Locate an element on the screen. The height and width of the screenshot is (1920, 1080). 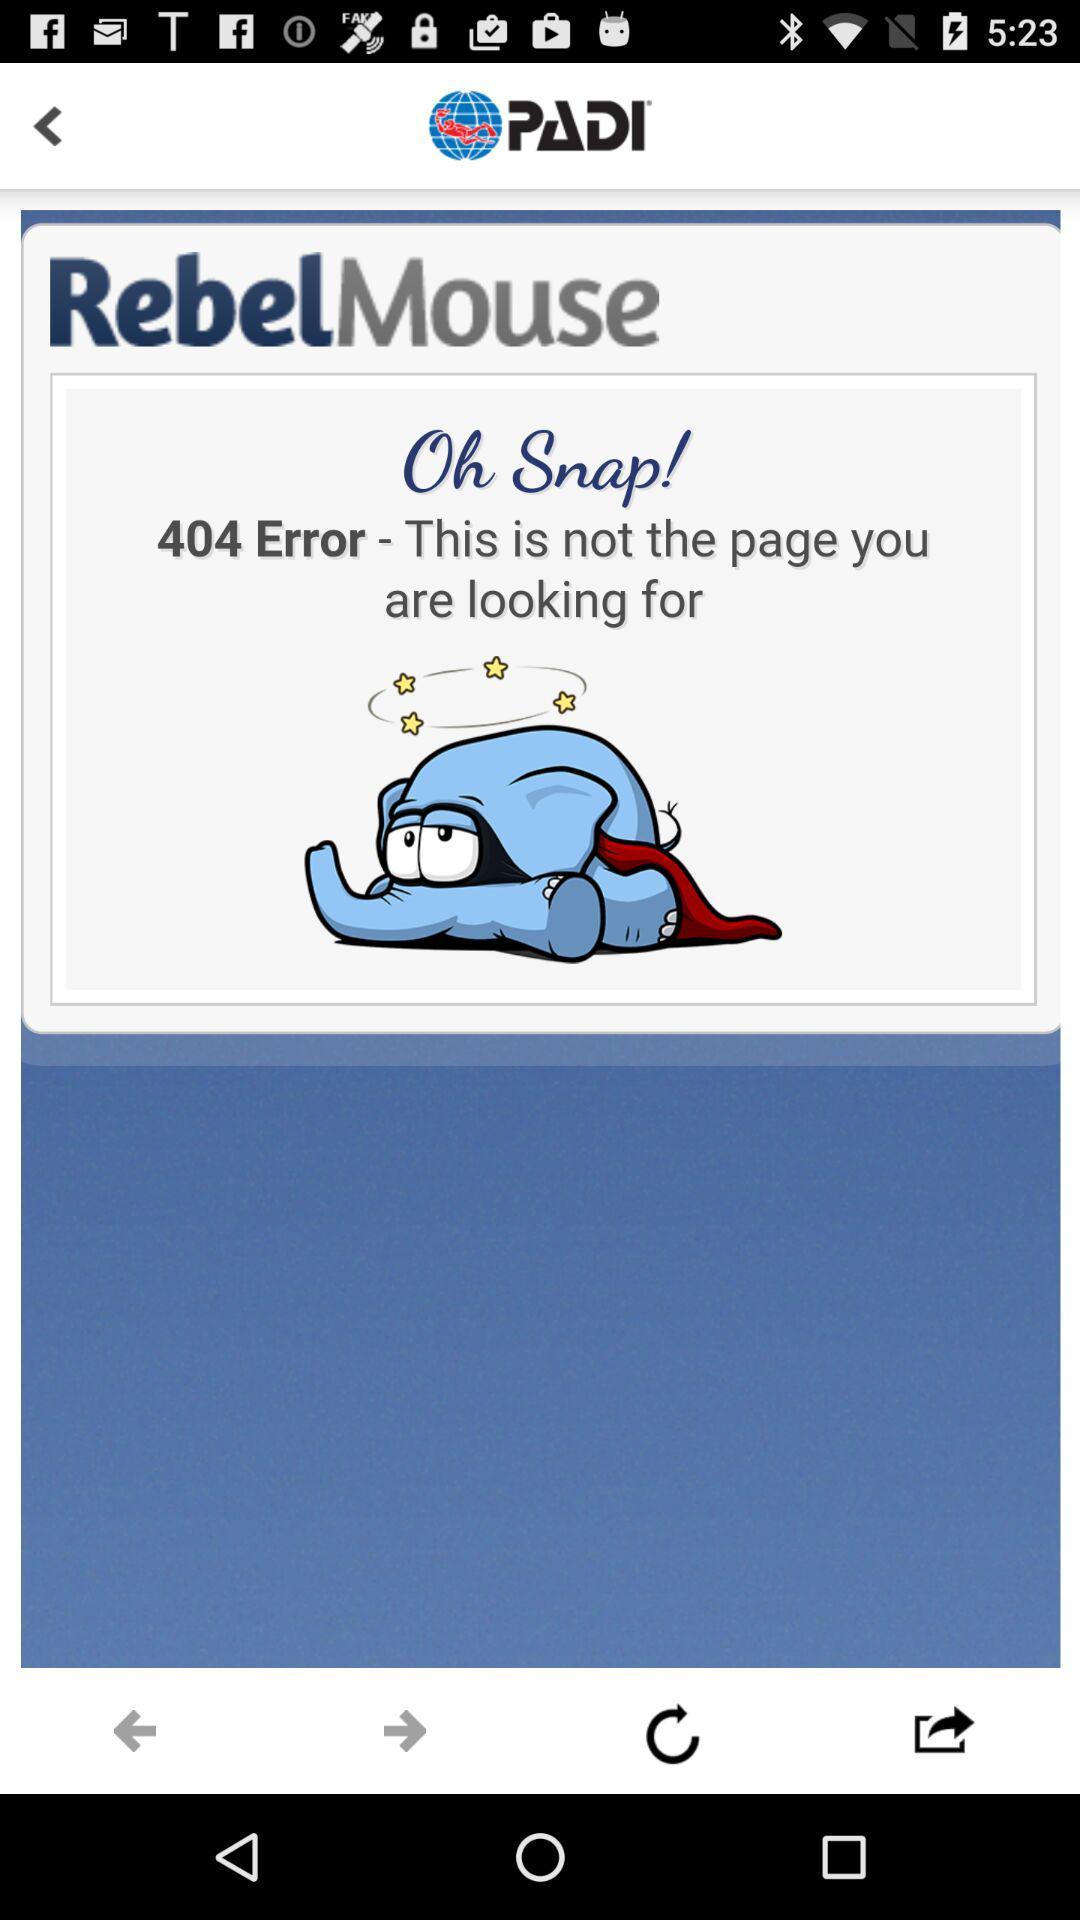
the arrow_backward icon is located at coordinates (135, 1851).